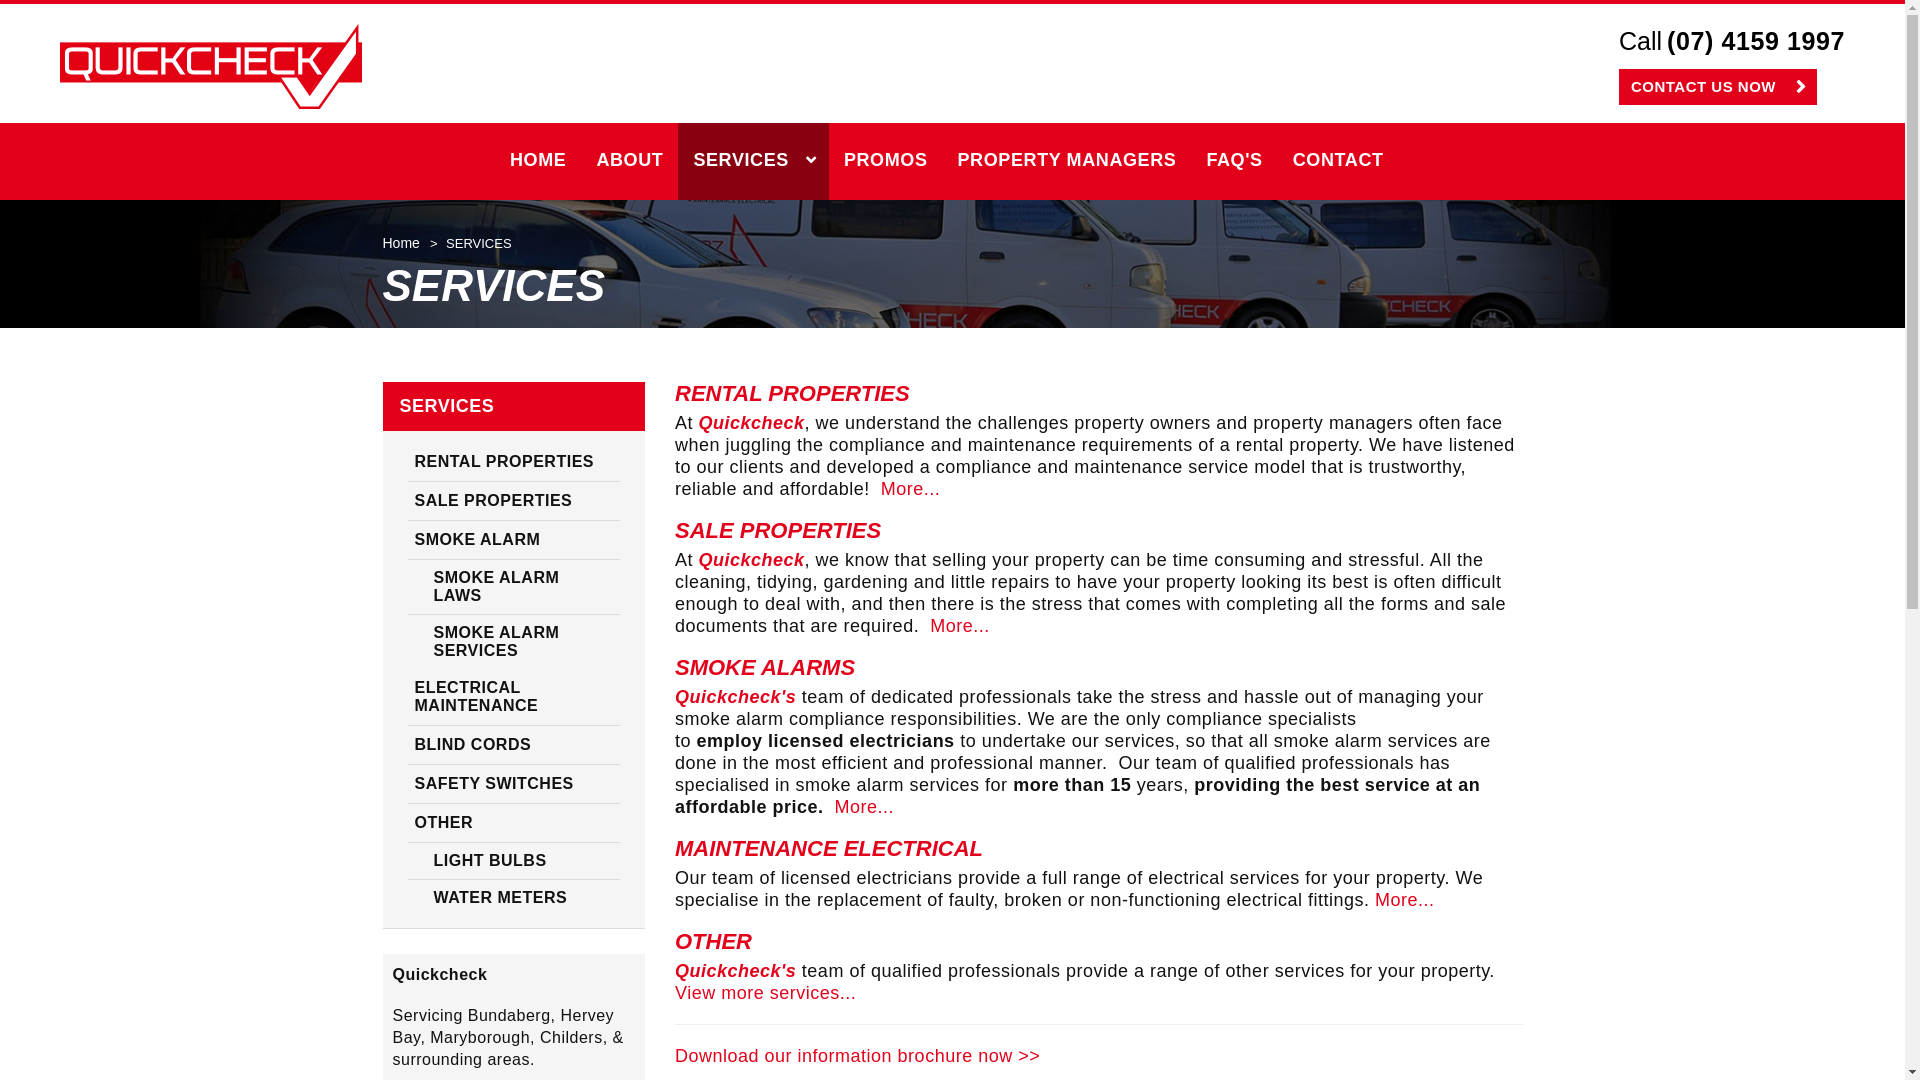 Image resolution: width=1920 pixels, height=1080 pixels. Describe the element at coordinates (1190, 160) in the screenshot. I see `'FAQ'S'` at that location.